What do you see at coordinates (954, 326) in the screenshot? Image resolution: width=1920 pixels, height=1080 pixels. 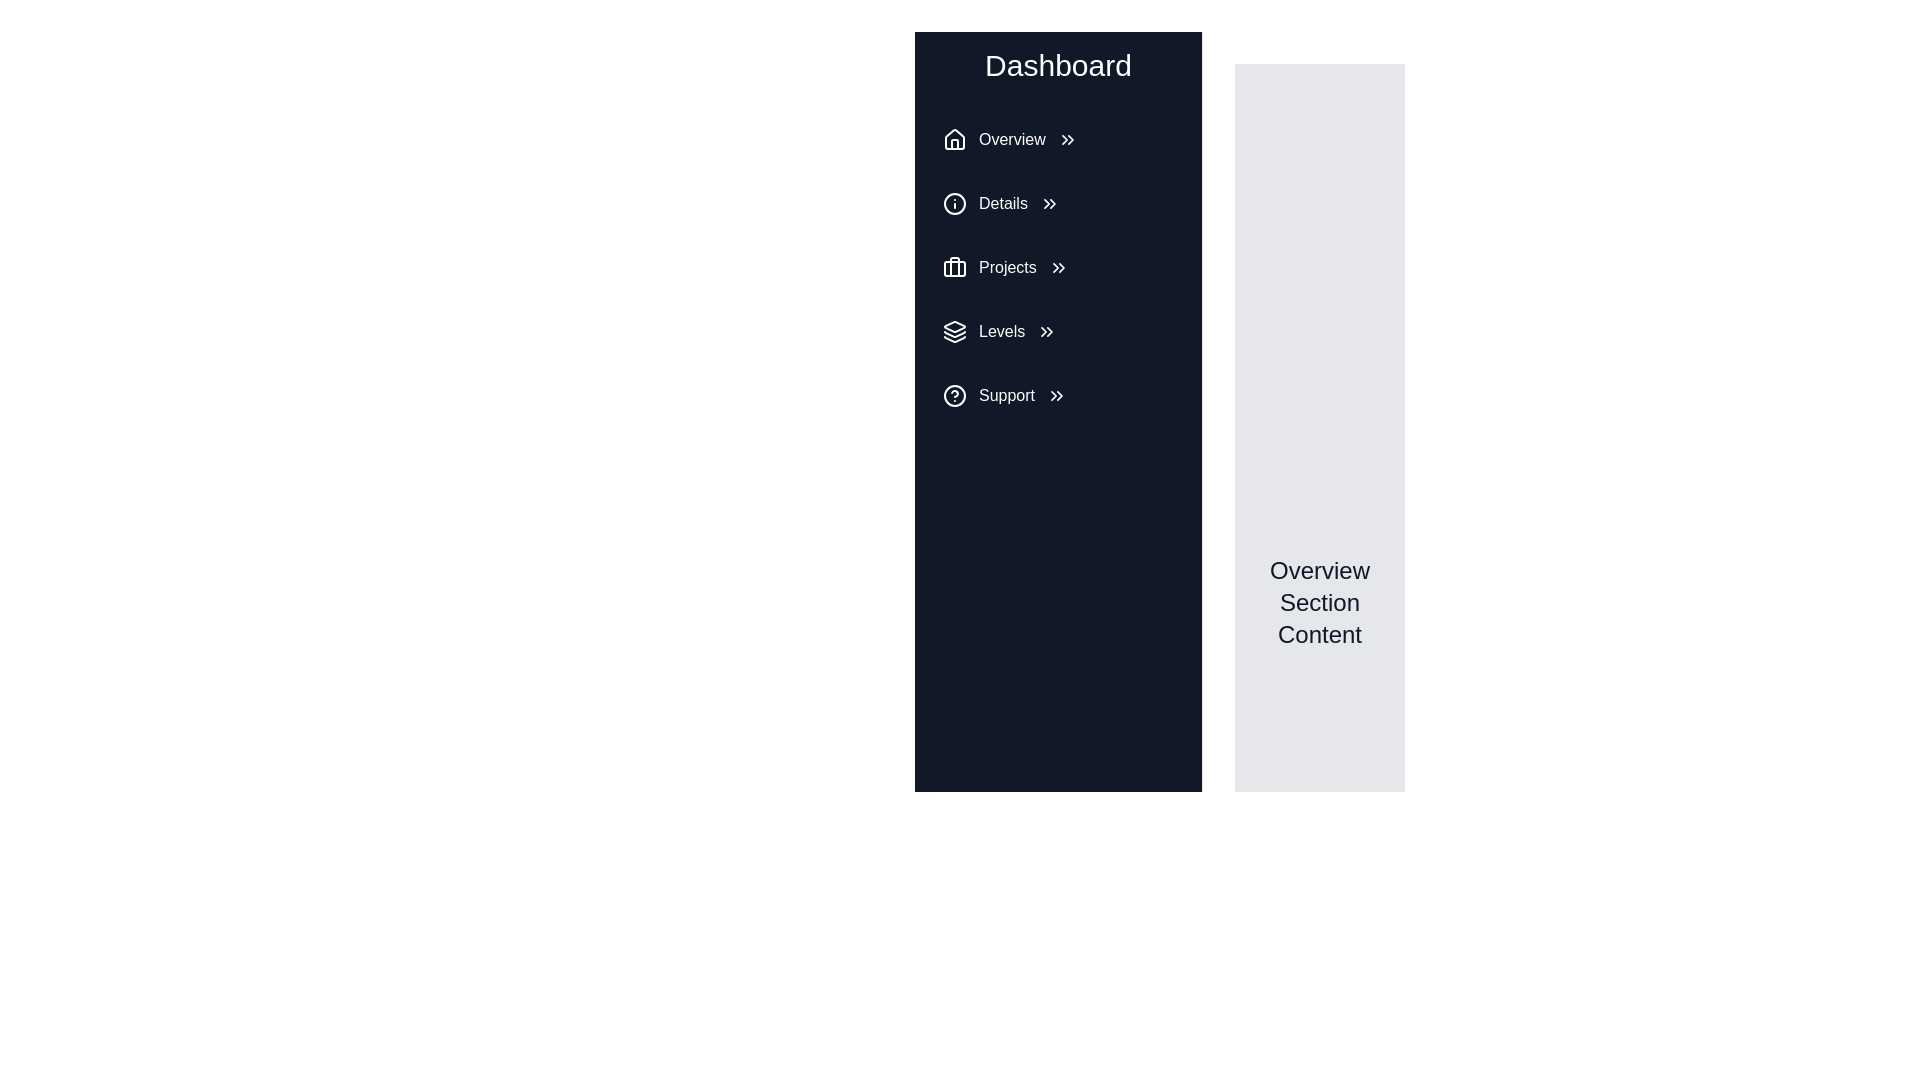 I see `the 'Levels' menu icon, which is the uppermost part of a three-part layered icon located in the sidebar` at bounding box center [954, 326].